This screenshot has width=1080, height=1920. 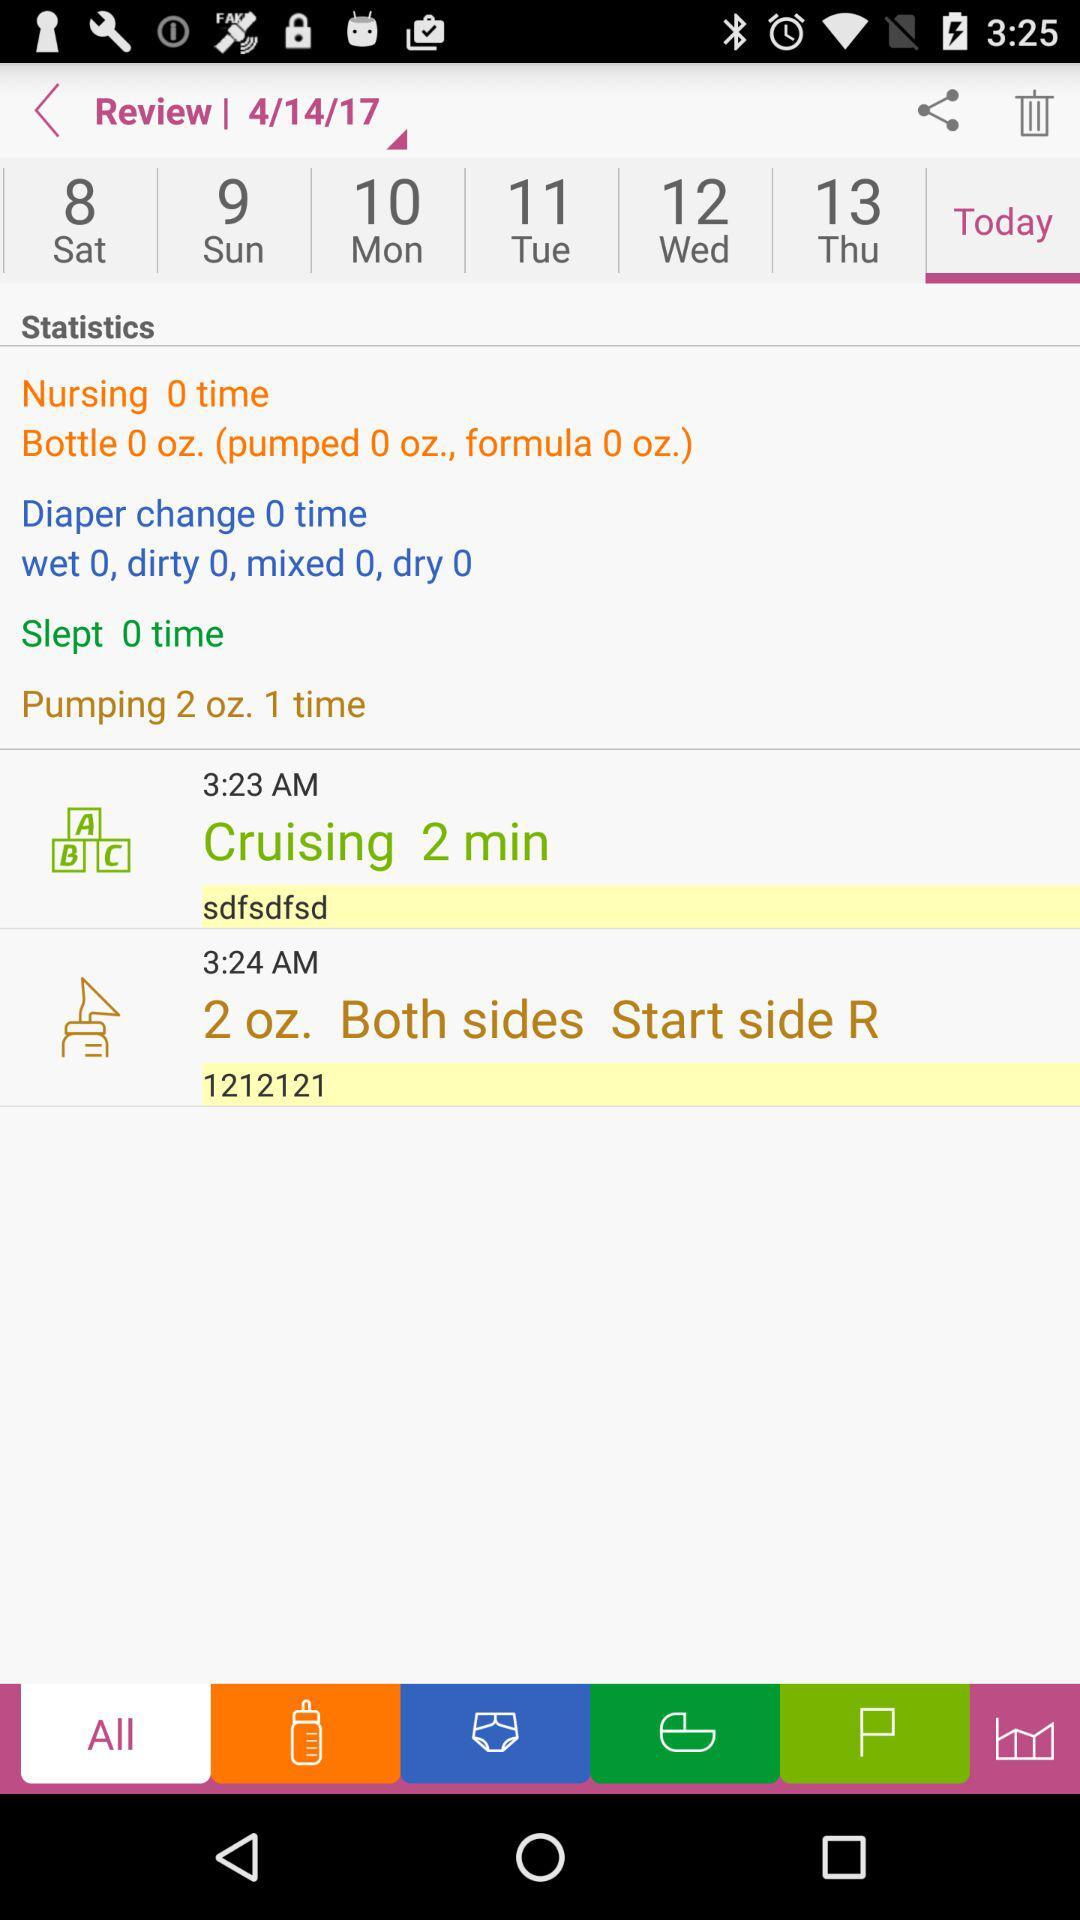 What do you see at coordinates (938, 117) in the screenshot?
I see `the share icon` at bounding box center [938, 117].